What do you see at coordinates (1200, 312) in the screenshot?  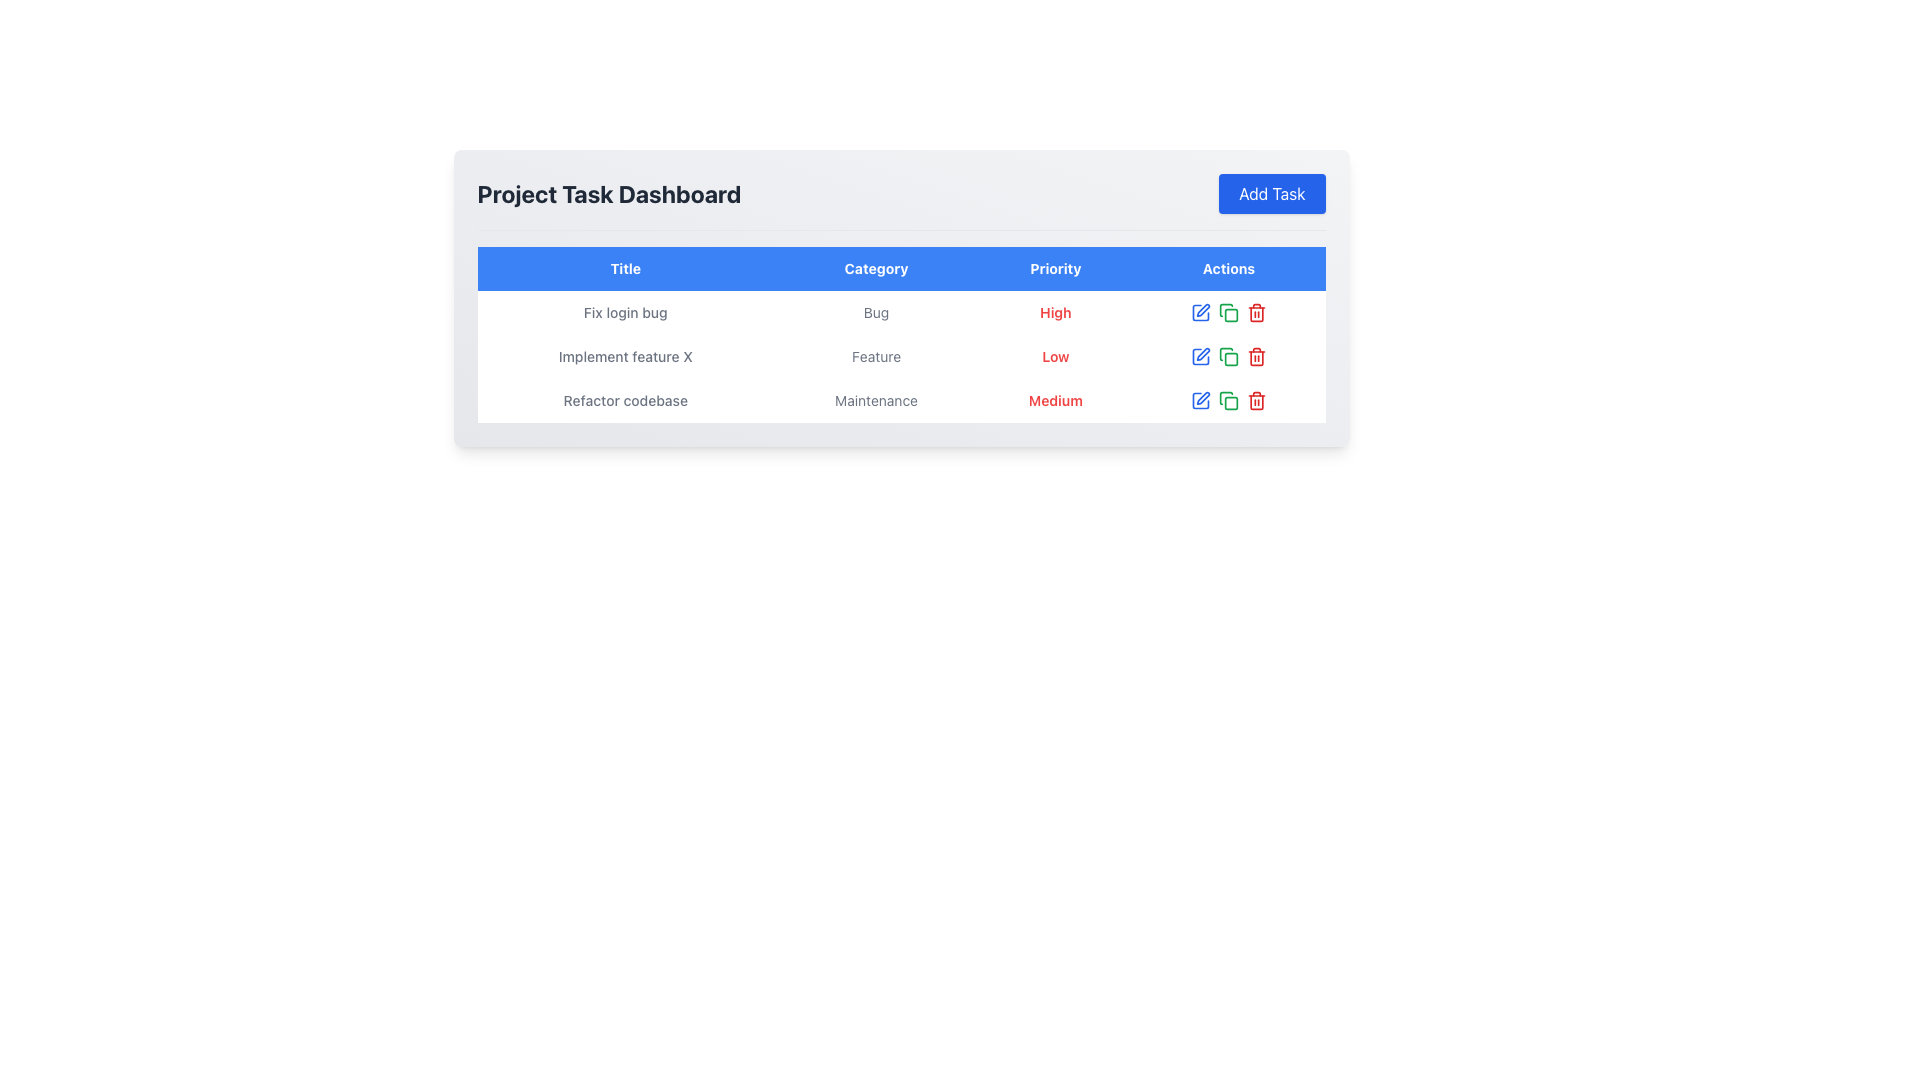 I see `the edit button located in the actions column of the first row in the table to initiate an edit action` at bounding box center [1200, 312].